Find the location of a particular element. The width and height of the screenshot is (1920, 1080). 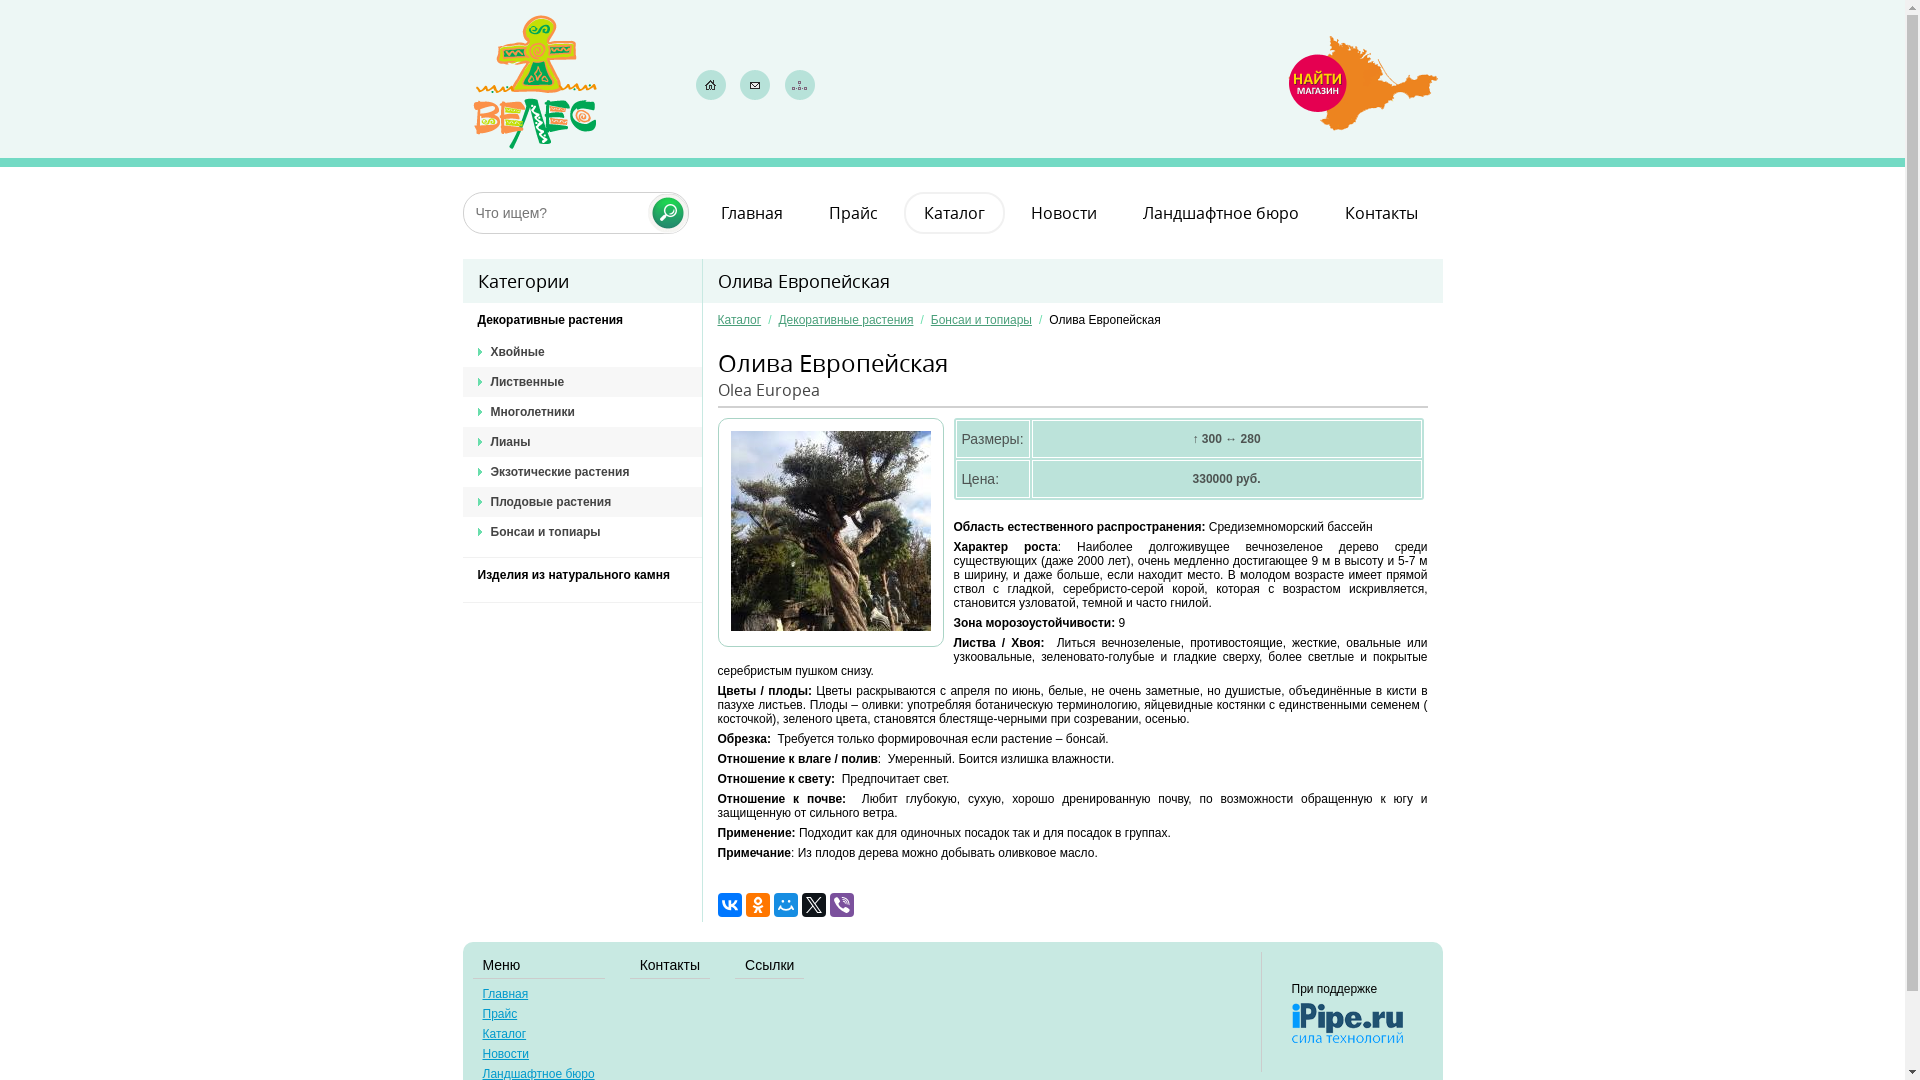

'Home' is located at coordinates (691, 83).